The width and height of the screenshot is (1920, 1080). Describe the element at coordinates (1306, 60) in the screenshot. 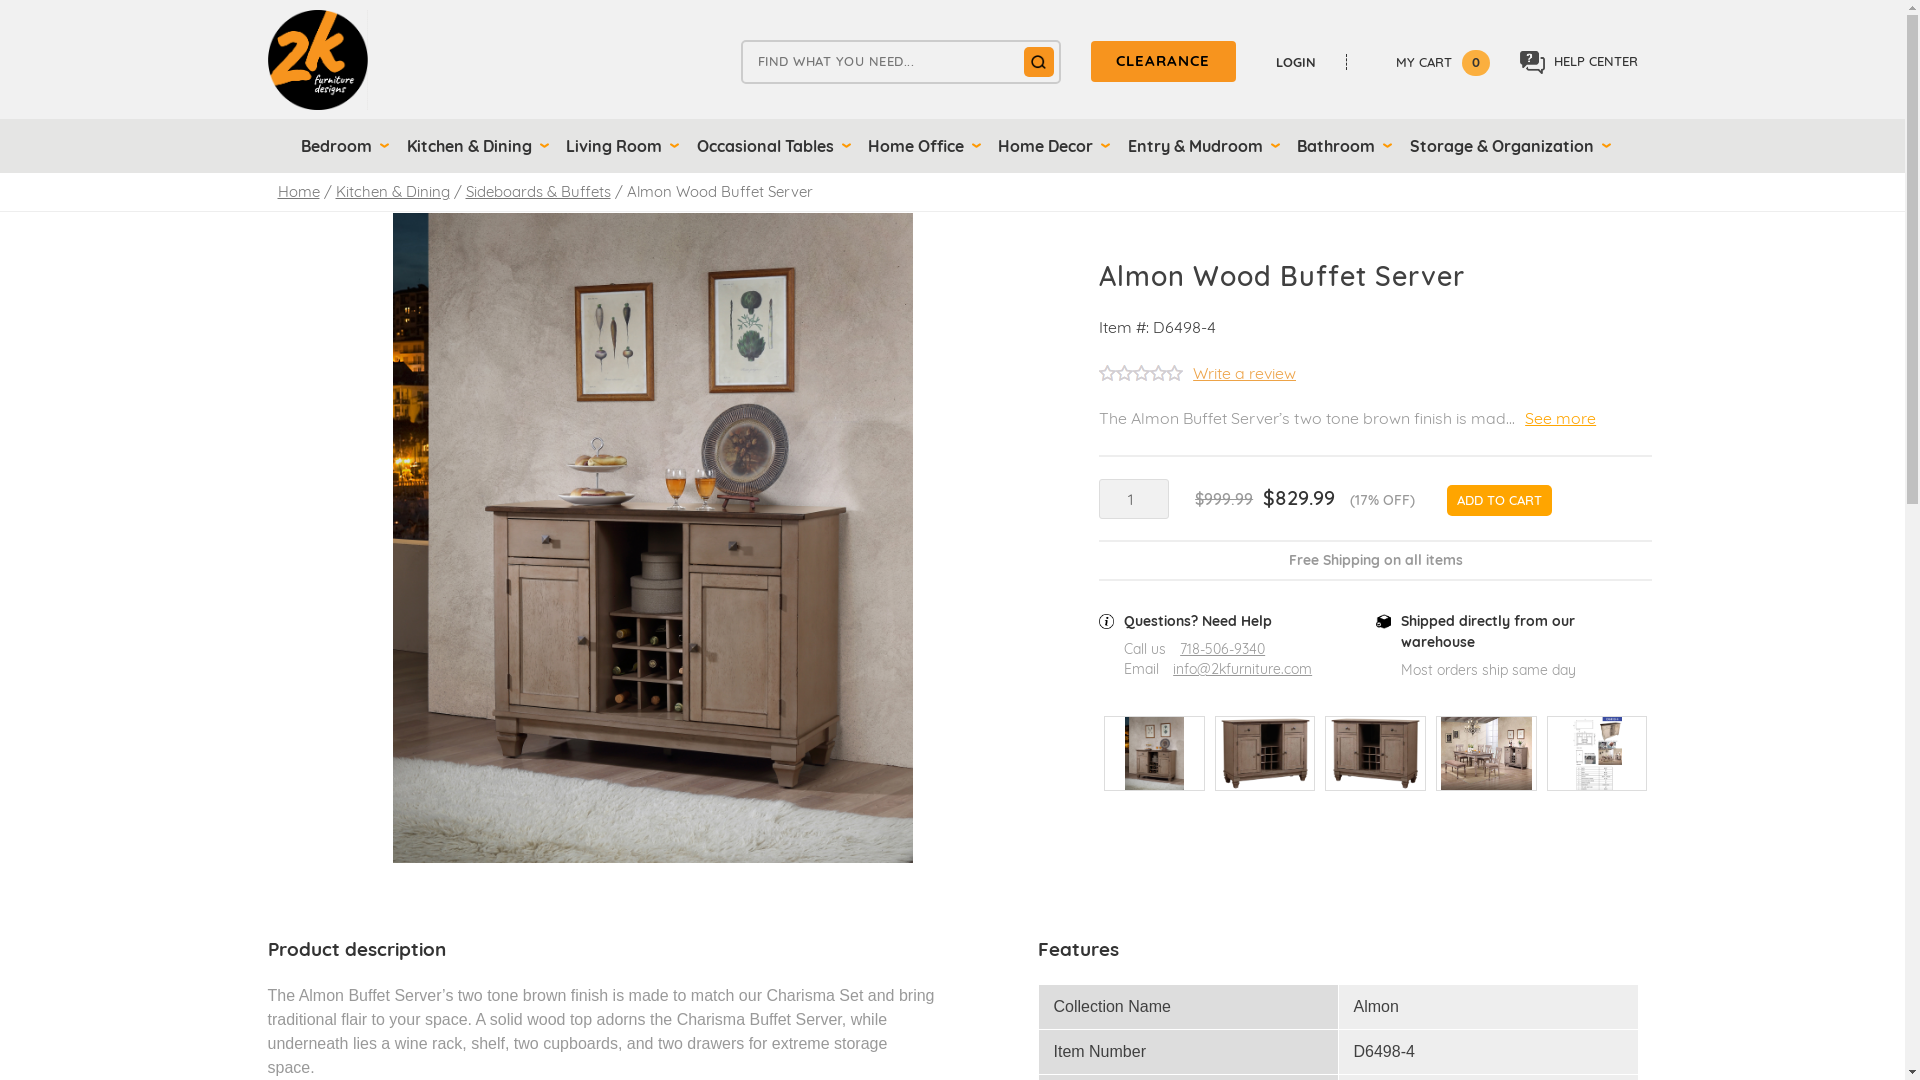

I see `'LOGIN'` at that location.